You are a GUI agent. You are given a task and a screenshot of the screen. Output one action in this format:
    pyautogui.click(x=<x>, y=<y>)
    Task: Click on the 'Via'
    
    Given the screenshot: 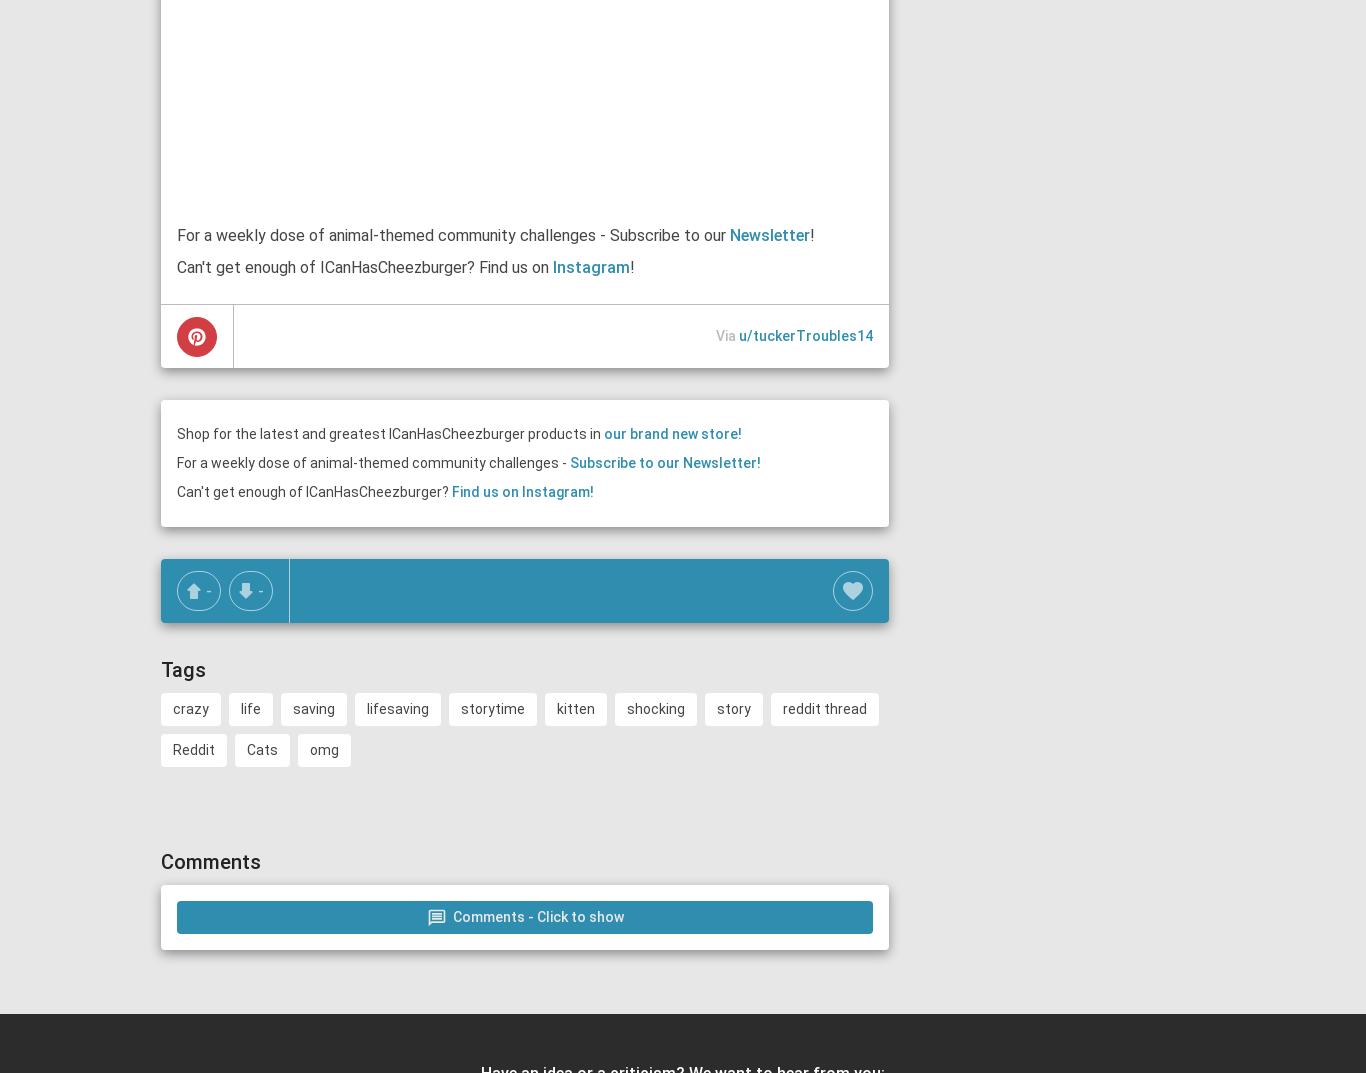 What is the action you would take?
    pyautogui.click(x=727, y=335)
    